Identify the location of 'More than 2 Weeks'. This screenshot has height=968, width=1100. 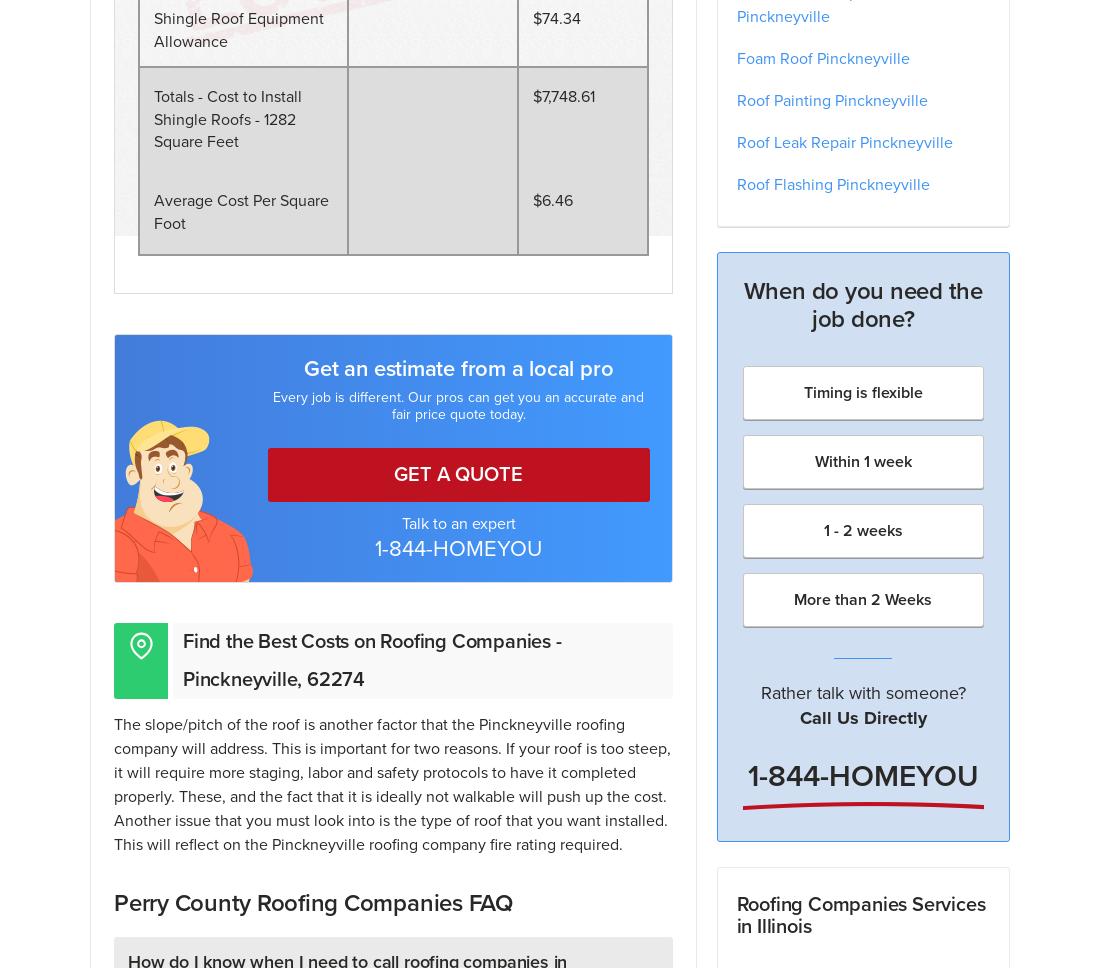
(861, 599).